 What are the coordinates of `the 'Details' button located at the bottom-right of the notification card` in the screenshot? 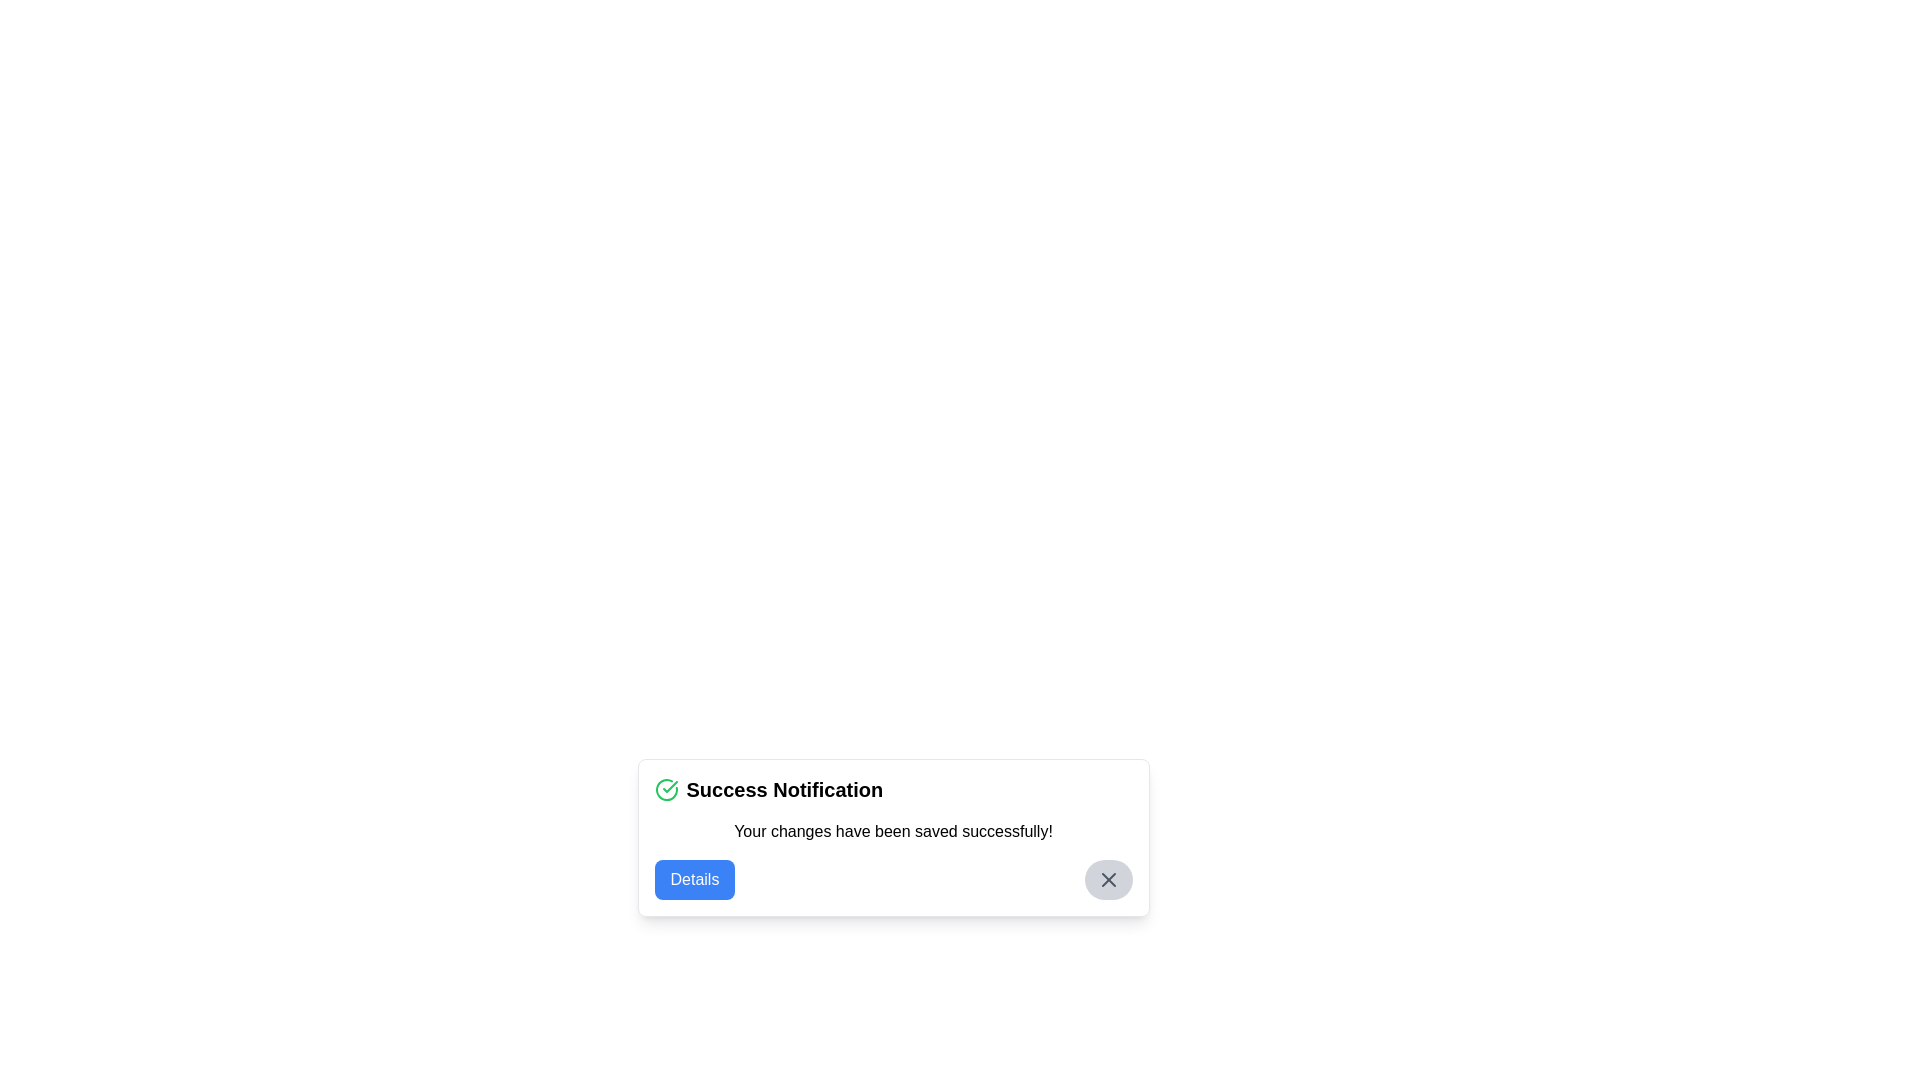 It's located at (695, 878).